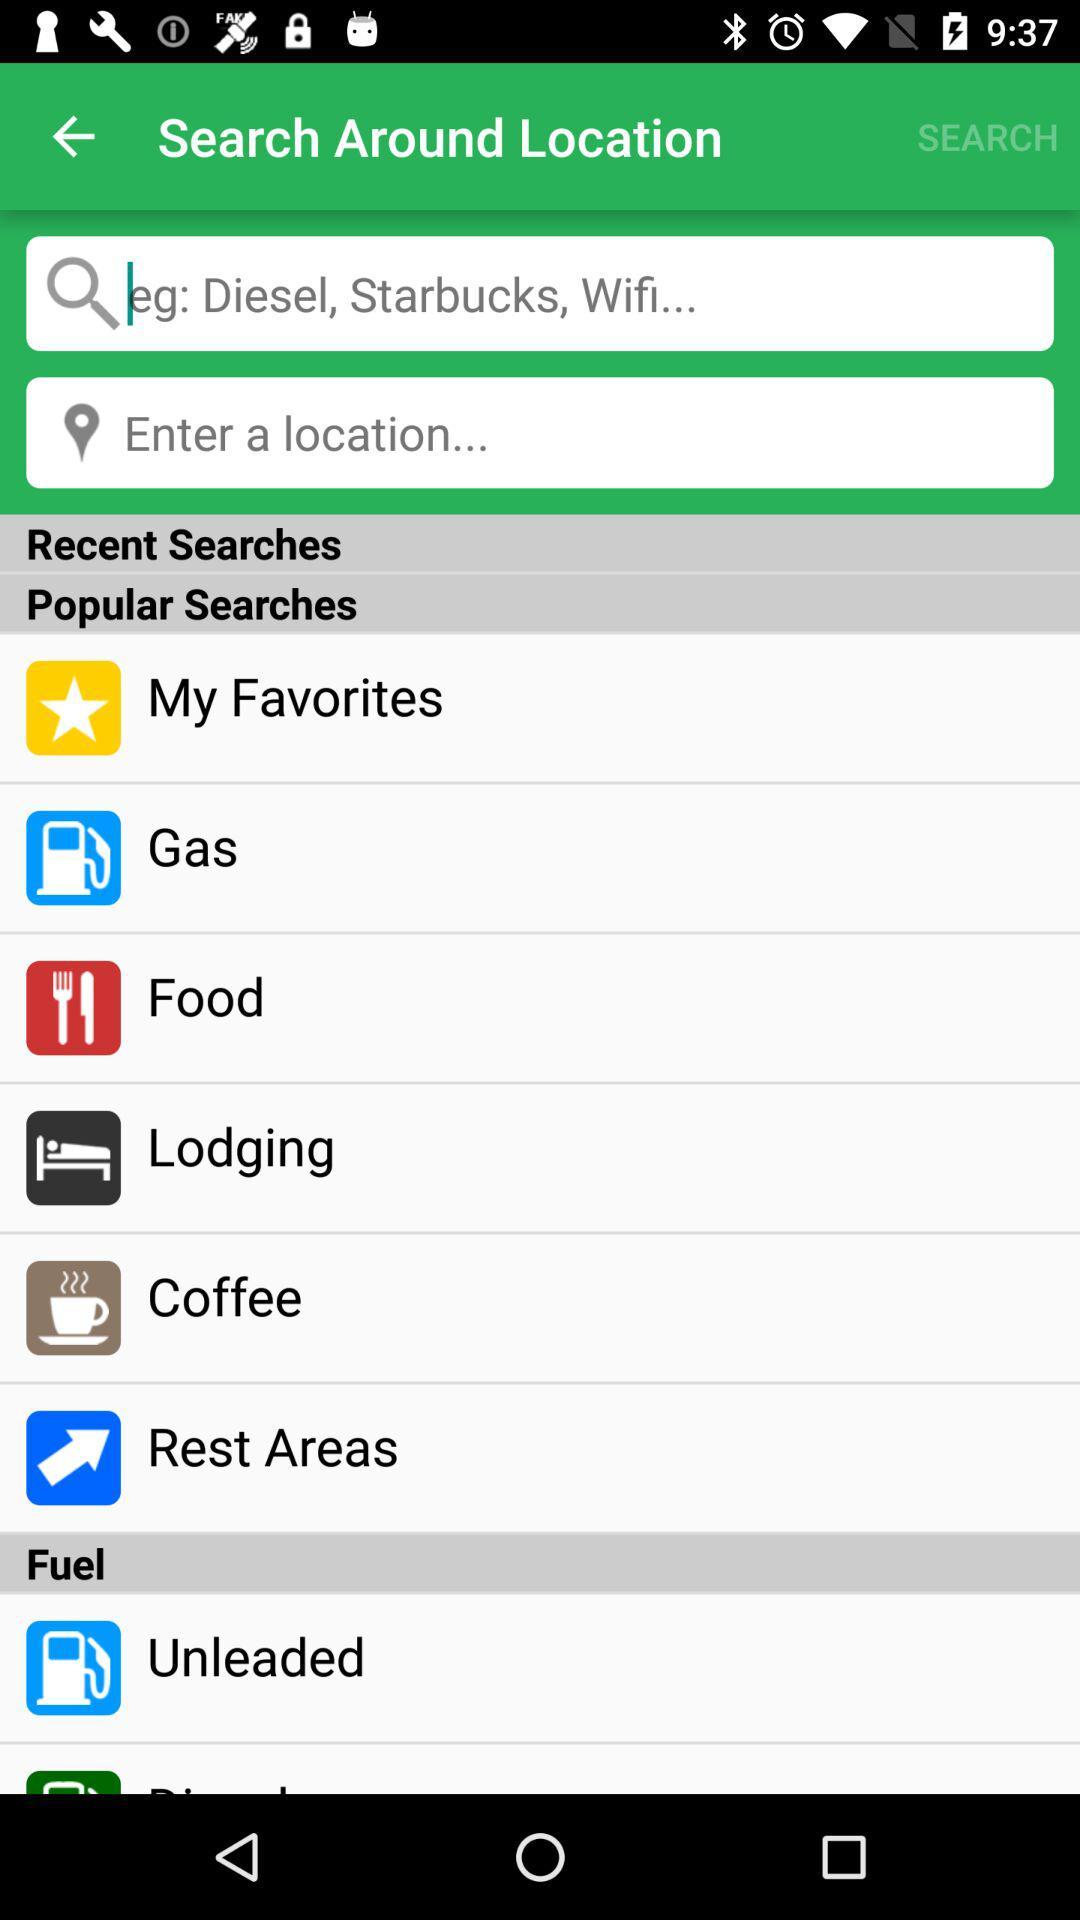 The height and width of the screenshot is (1920, 1080). I want to click on food item, so click(599, 995).